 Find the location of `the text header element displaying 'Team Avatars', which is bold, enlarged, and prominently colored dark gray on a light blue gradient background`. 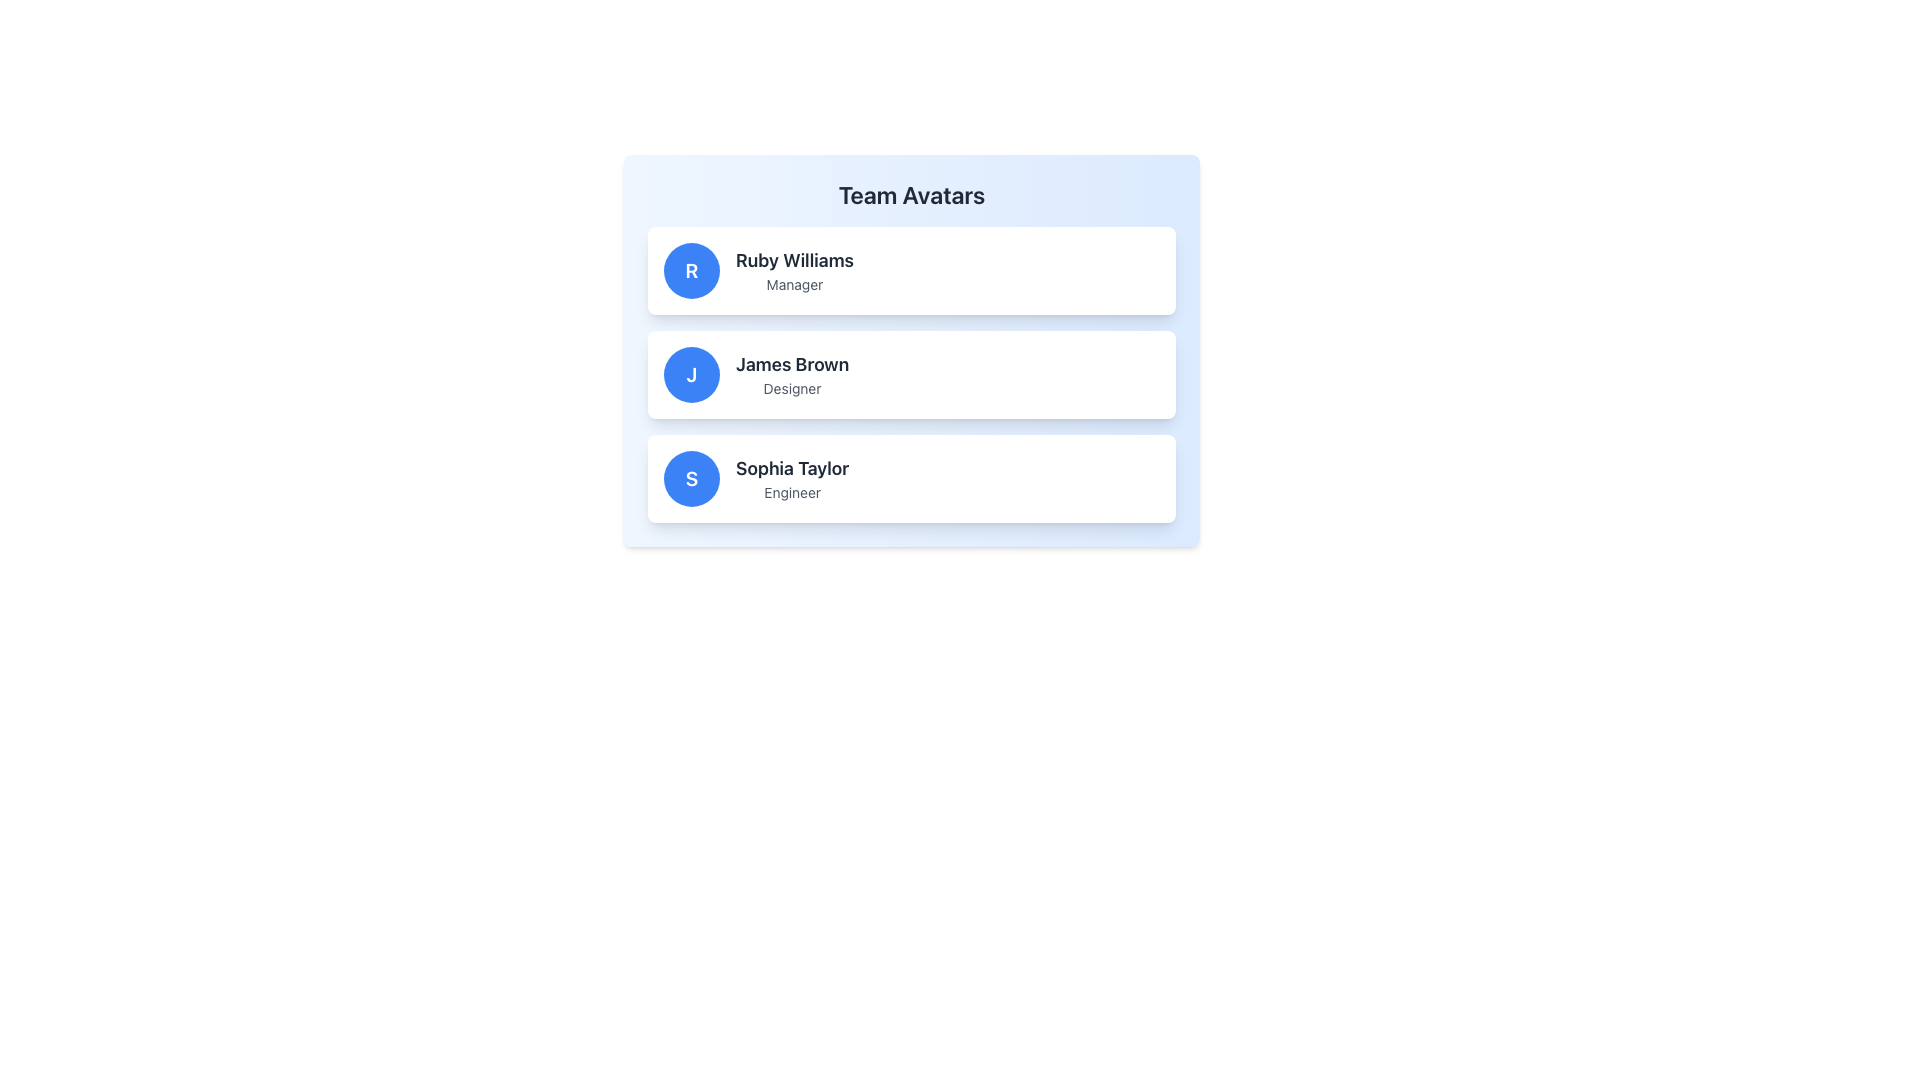

the text header element displaying 'Team Avatars', which is bold, enlarged, and prominently colored dark gray on a light blue gradient background is located at coordinates (911, 195).